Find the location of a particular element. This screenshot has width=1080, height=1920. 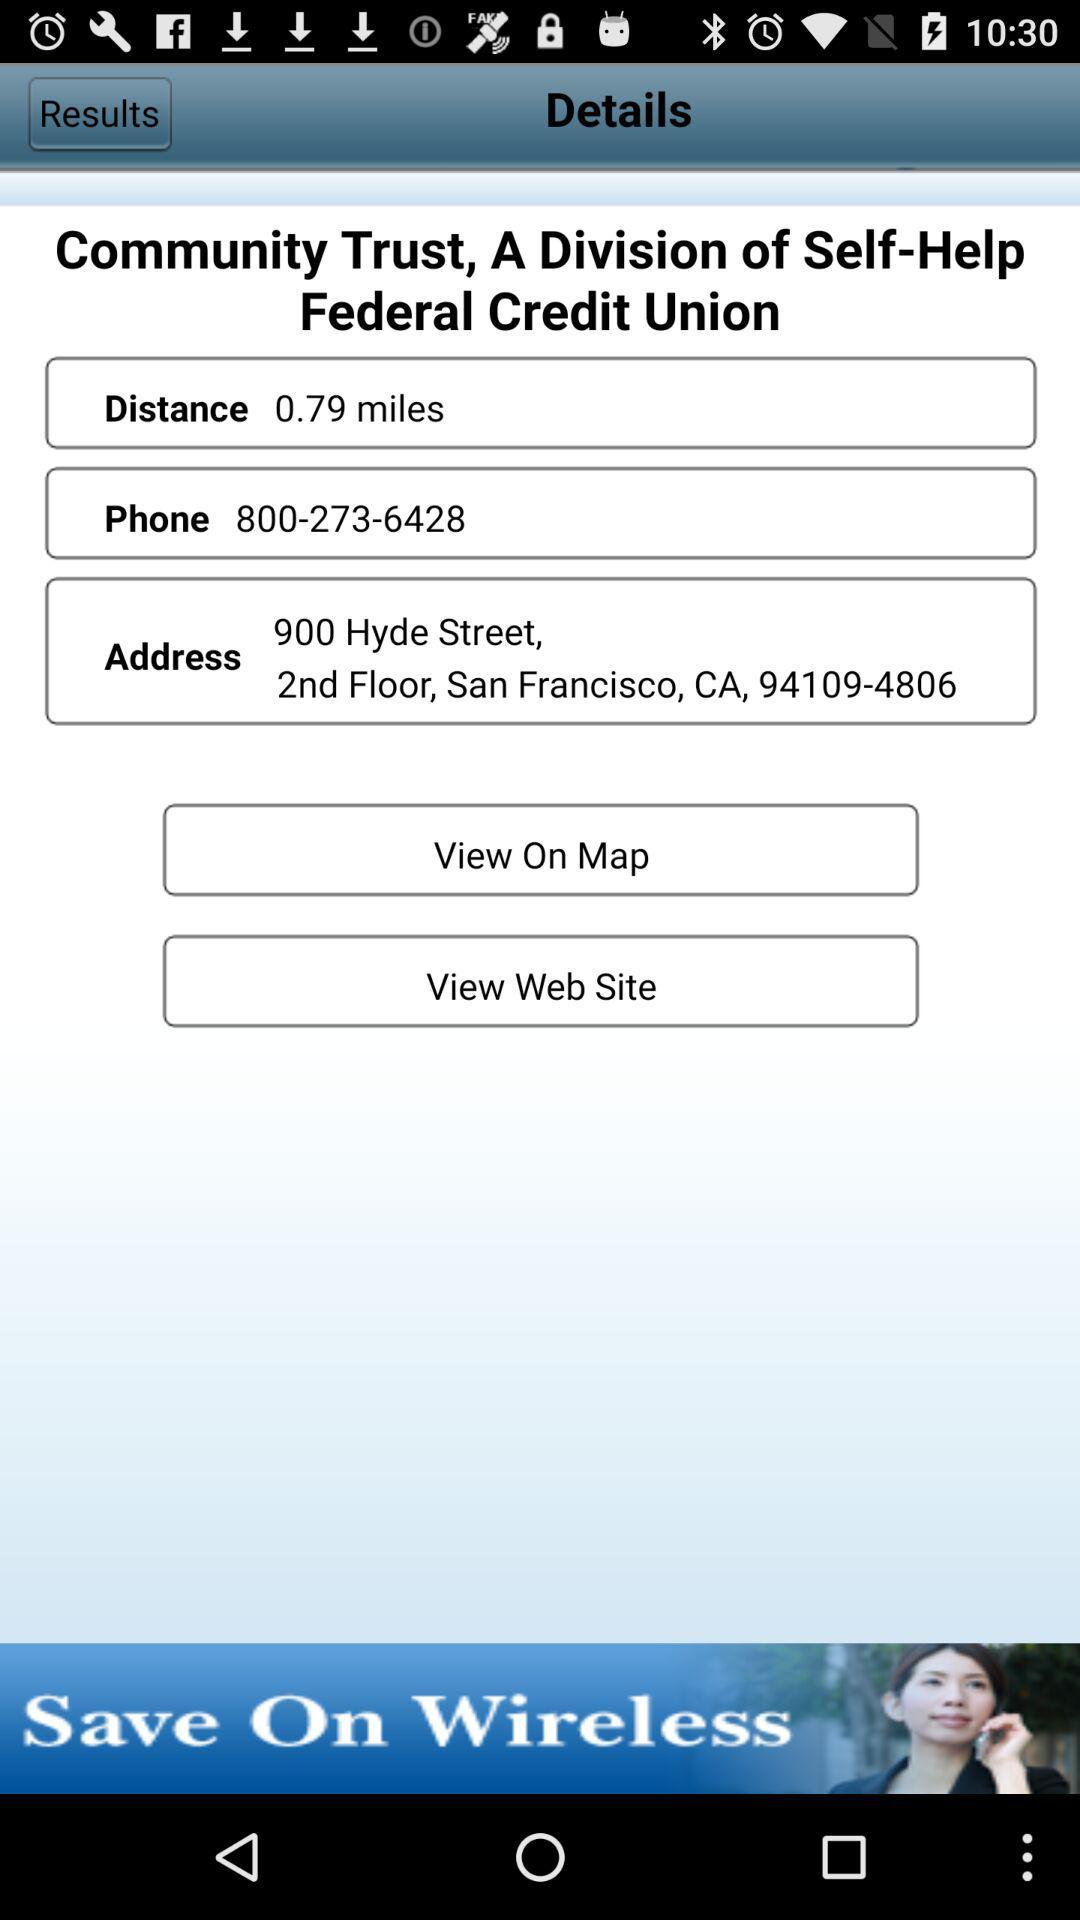

view on map button is located at coordinates (540, 849).